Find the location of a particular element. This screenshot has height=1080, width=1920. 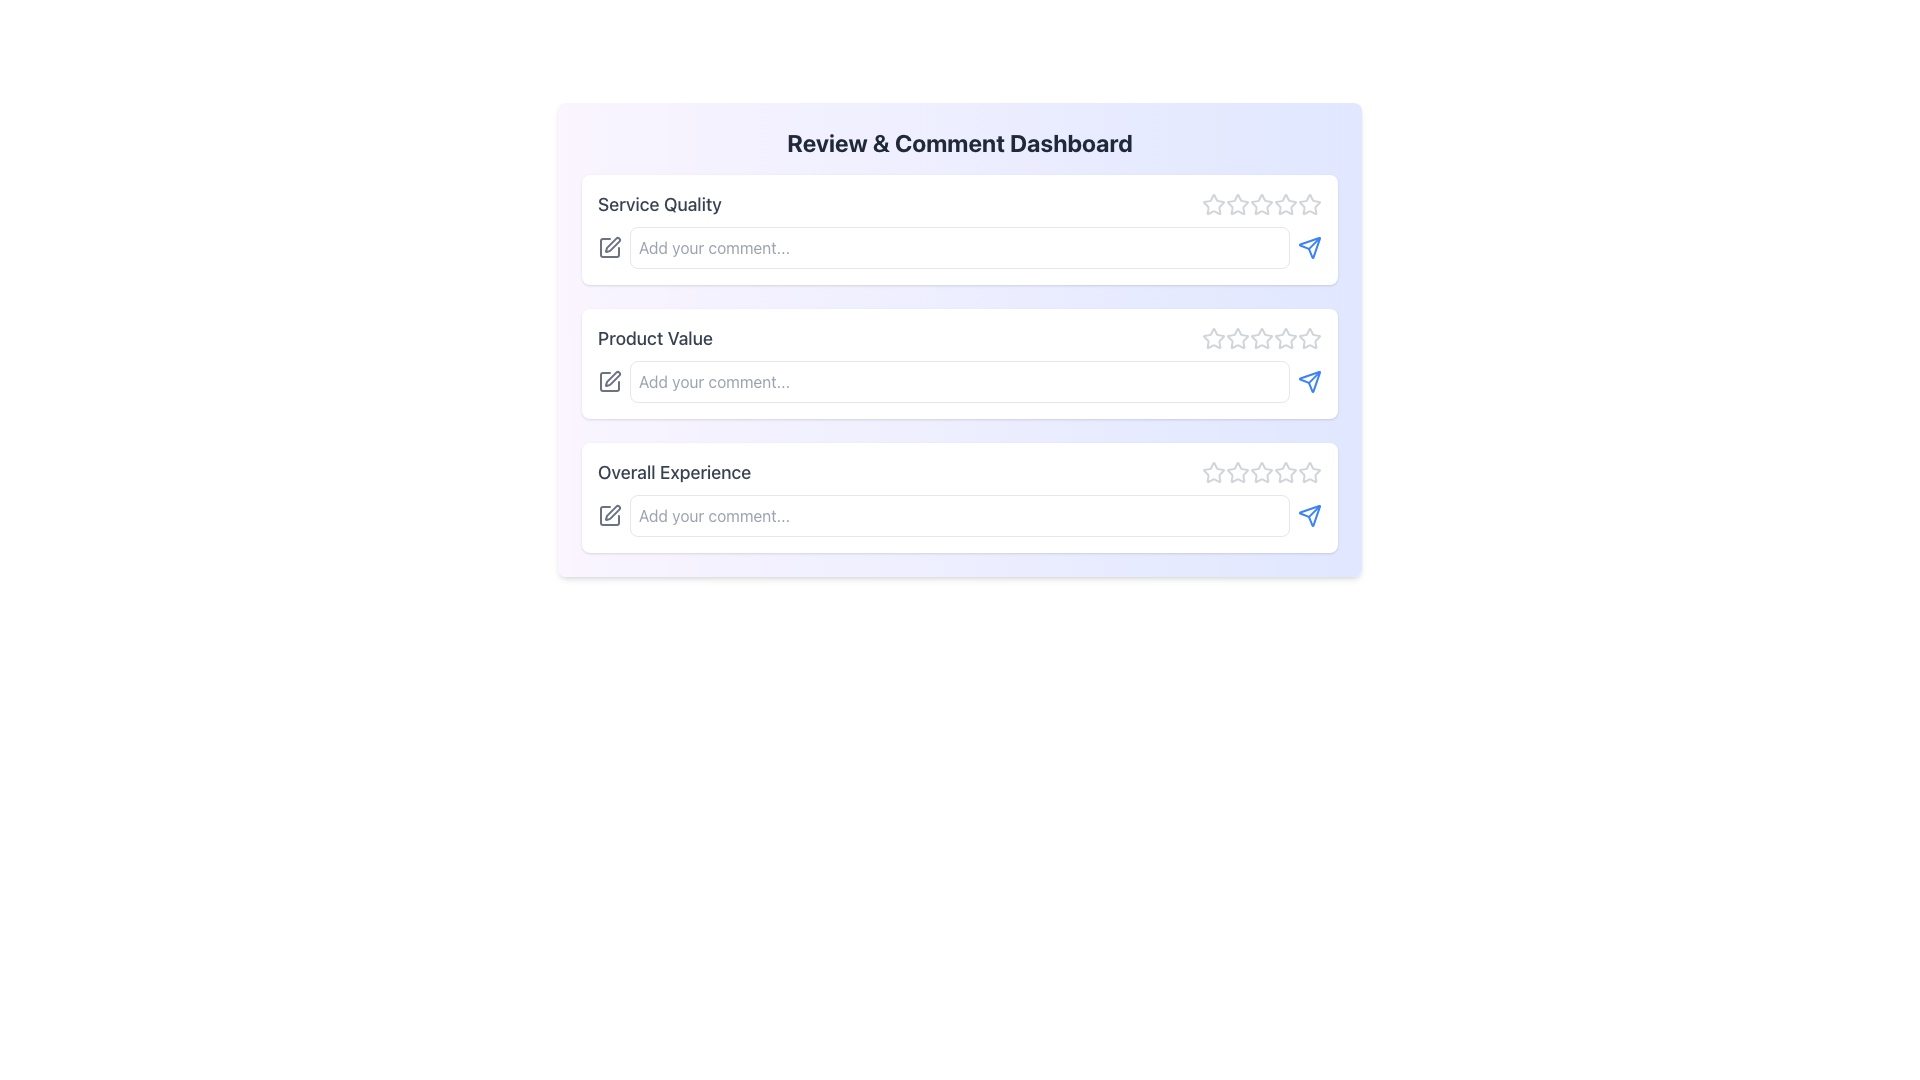

the 'Service Quality' text label located at the top of the feedback card on the dashboard is located at coordinates (659, 204).